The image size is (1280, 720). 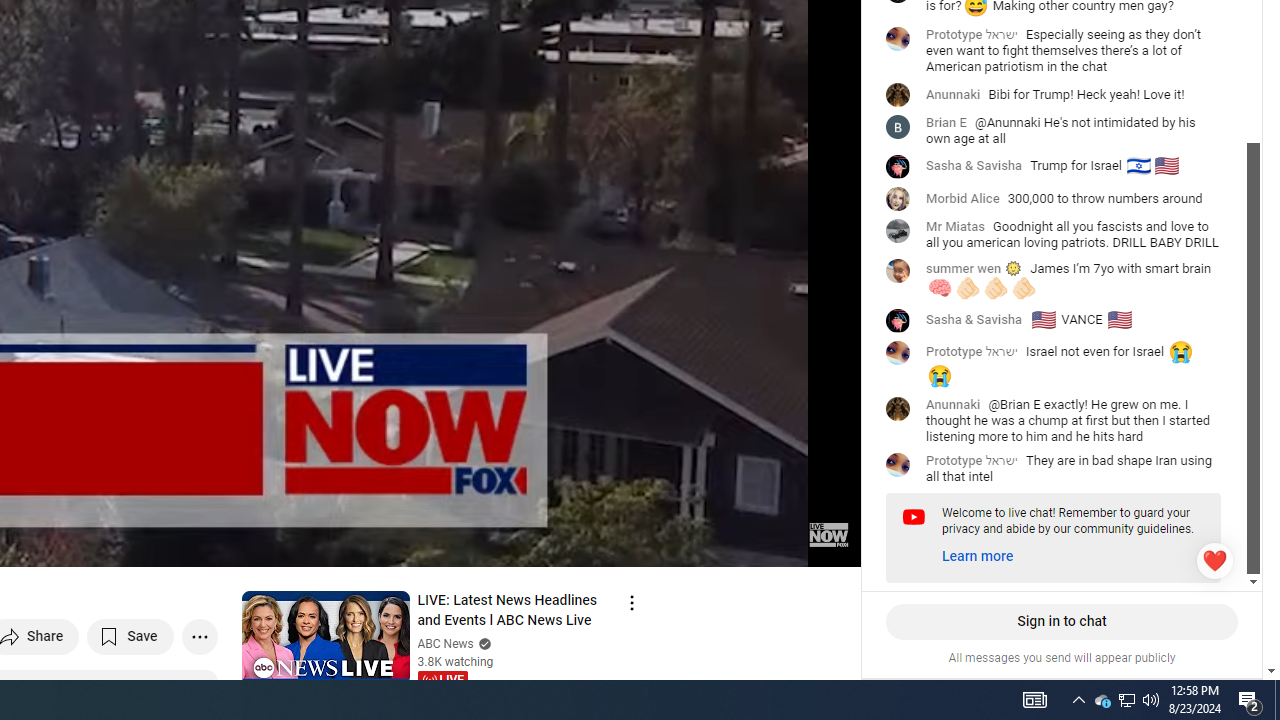 I want to click on 'Channel watermark', so click(x=828, y=533).